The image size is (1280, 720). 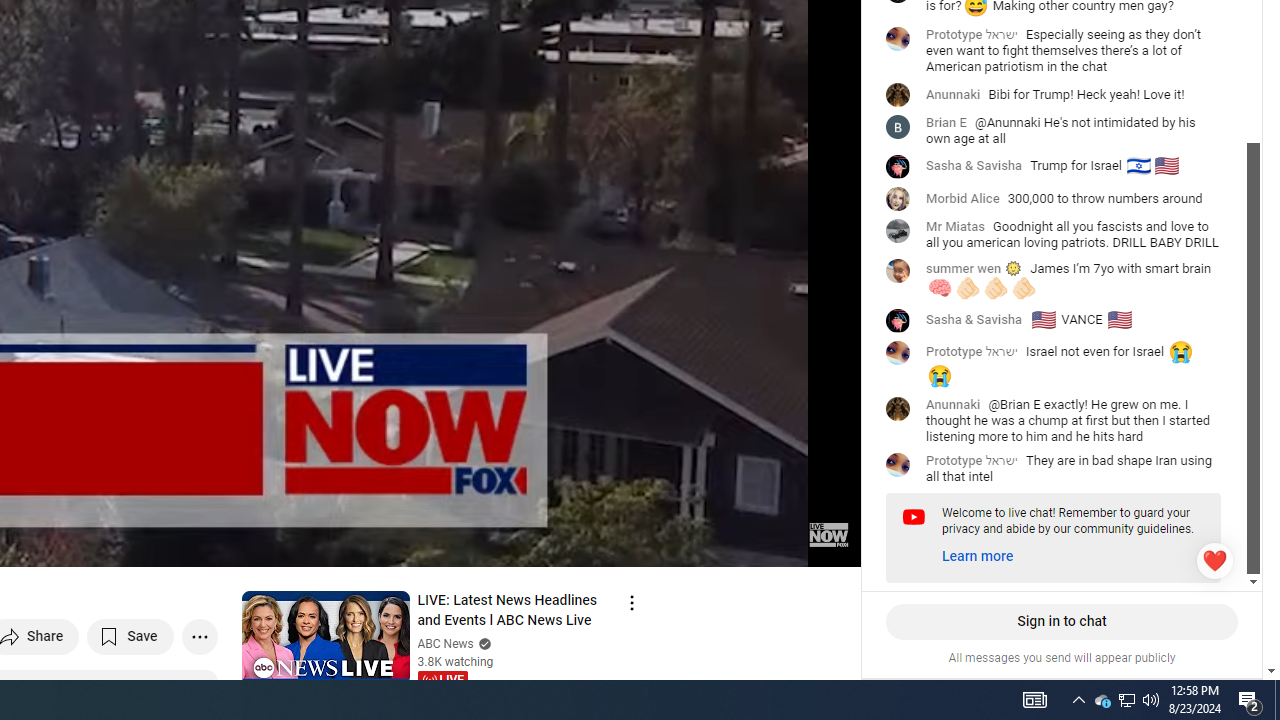 I want to click on 'Channel watermark', so click(x=828, y=533).